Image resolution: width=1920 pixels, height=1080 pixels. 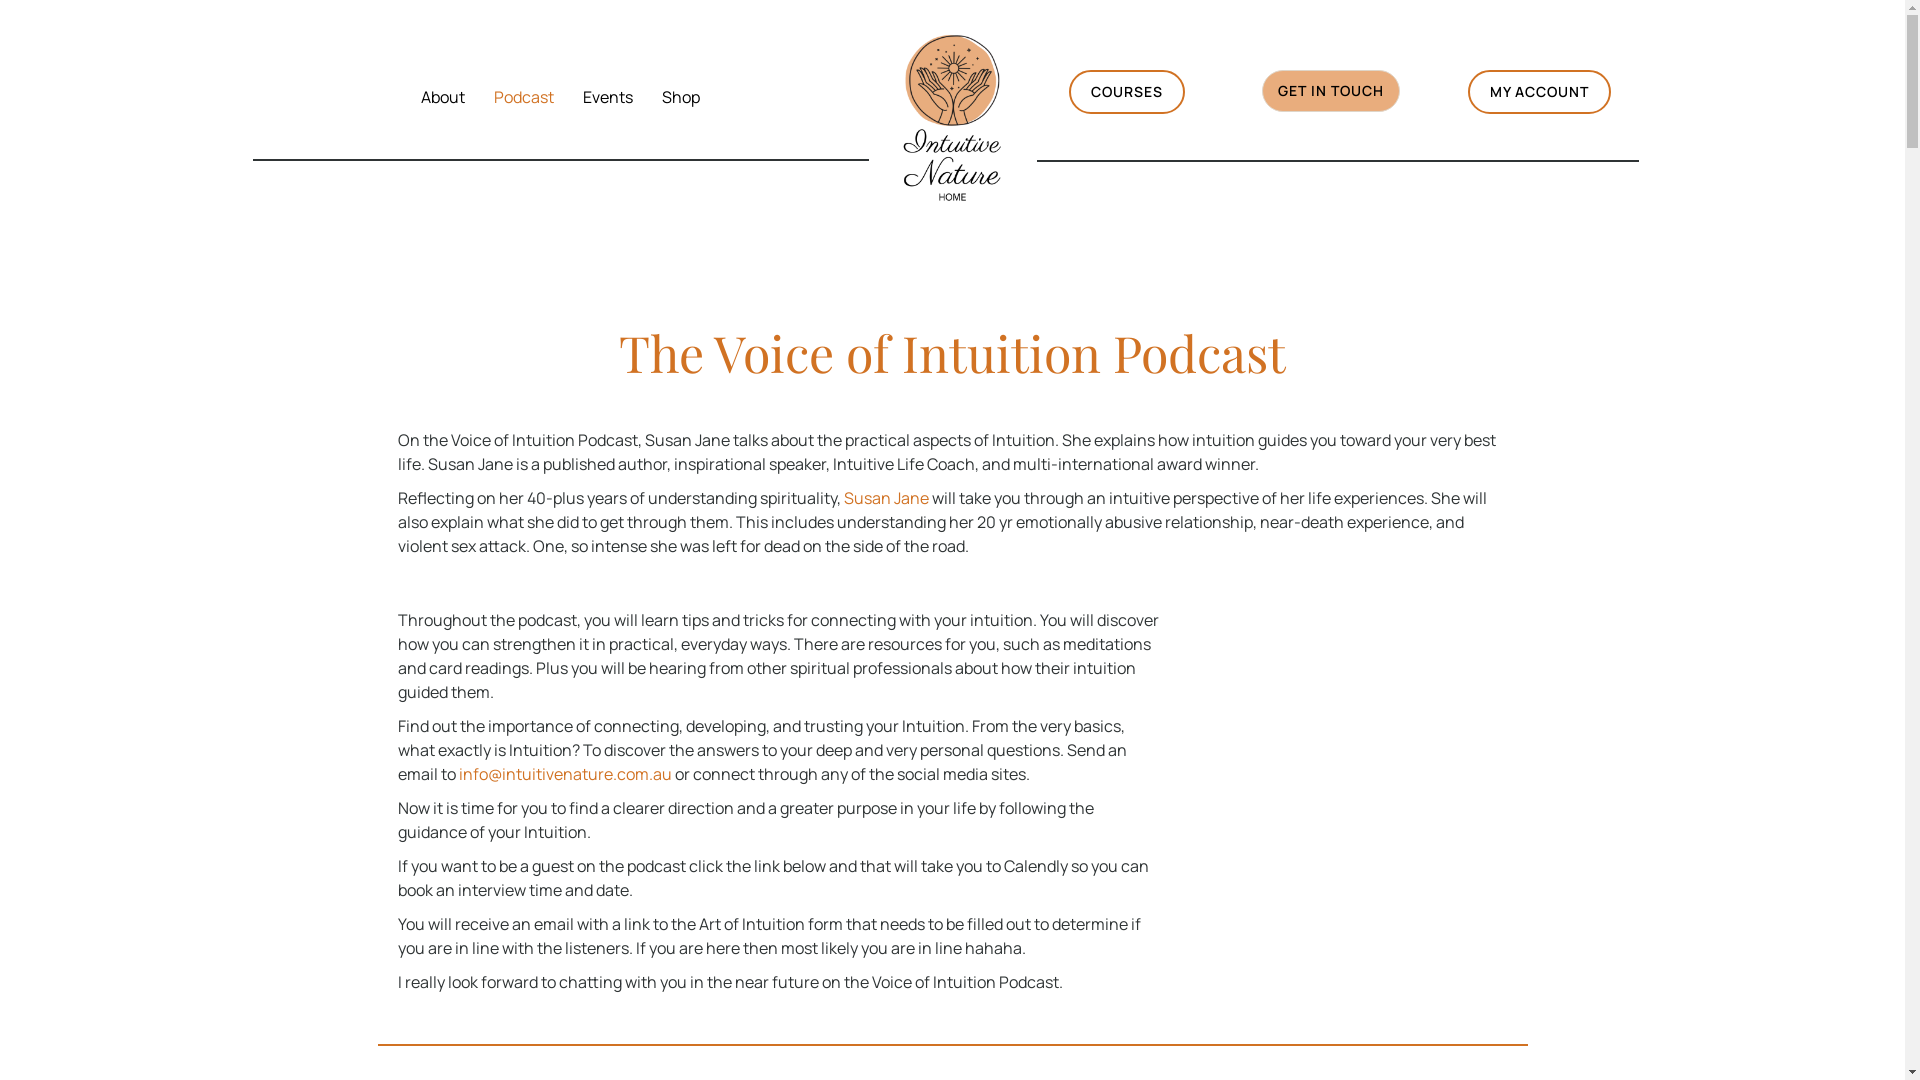 I want to click on 'Susan Jane', so click(x=844, y=496).